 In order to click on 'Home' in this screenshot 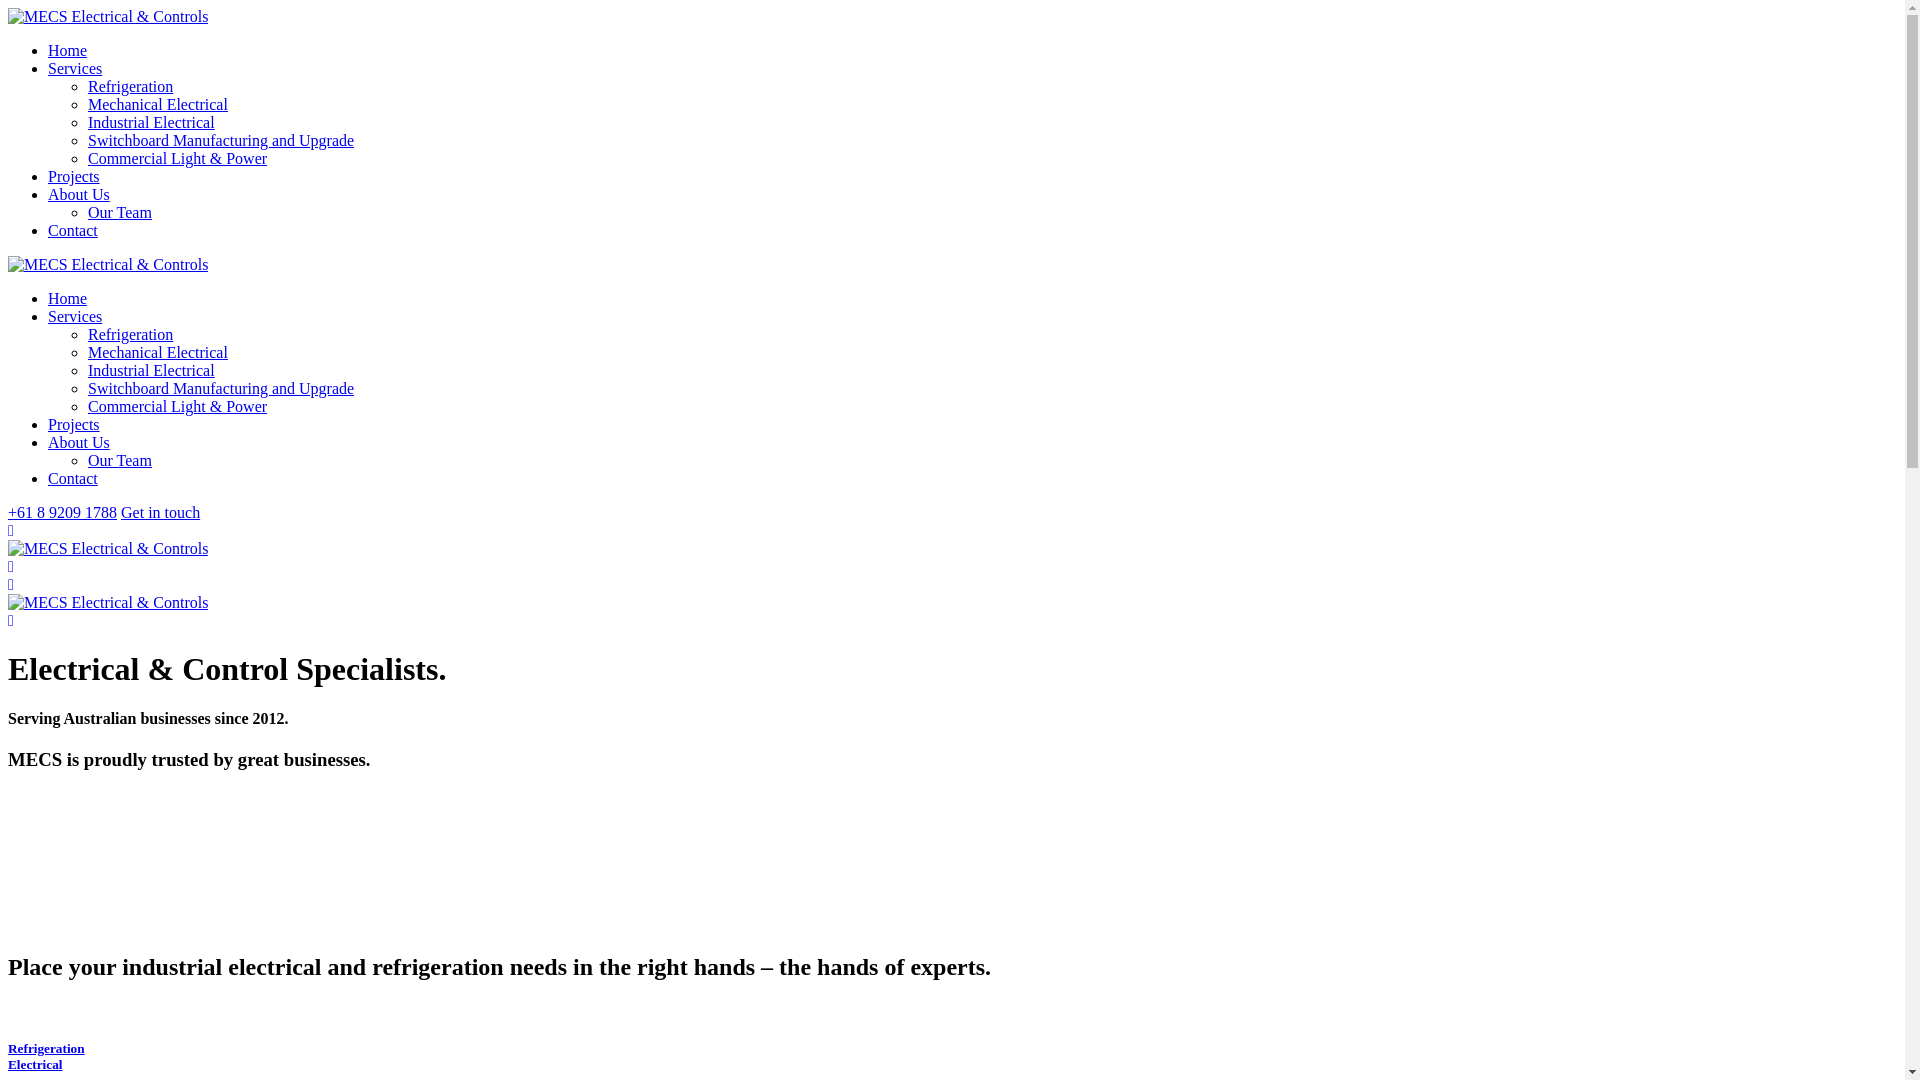, I will do `click(67, 298)`.